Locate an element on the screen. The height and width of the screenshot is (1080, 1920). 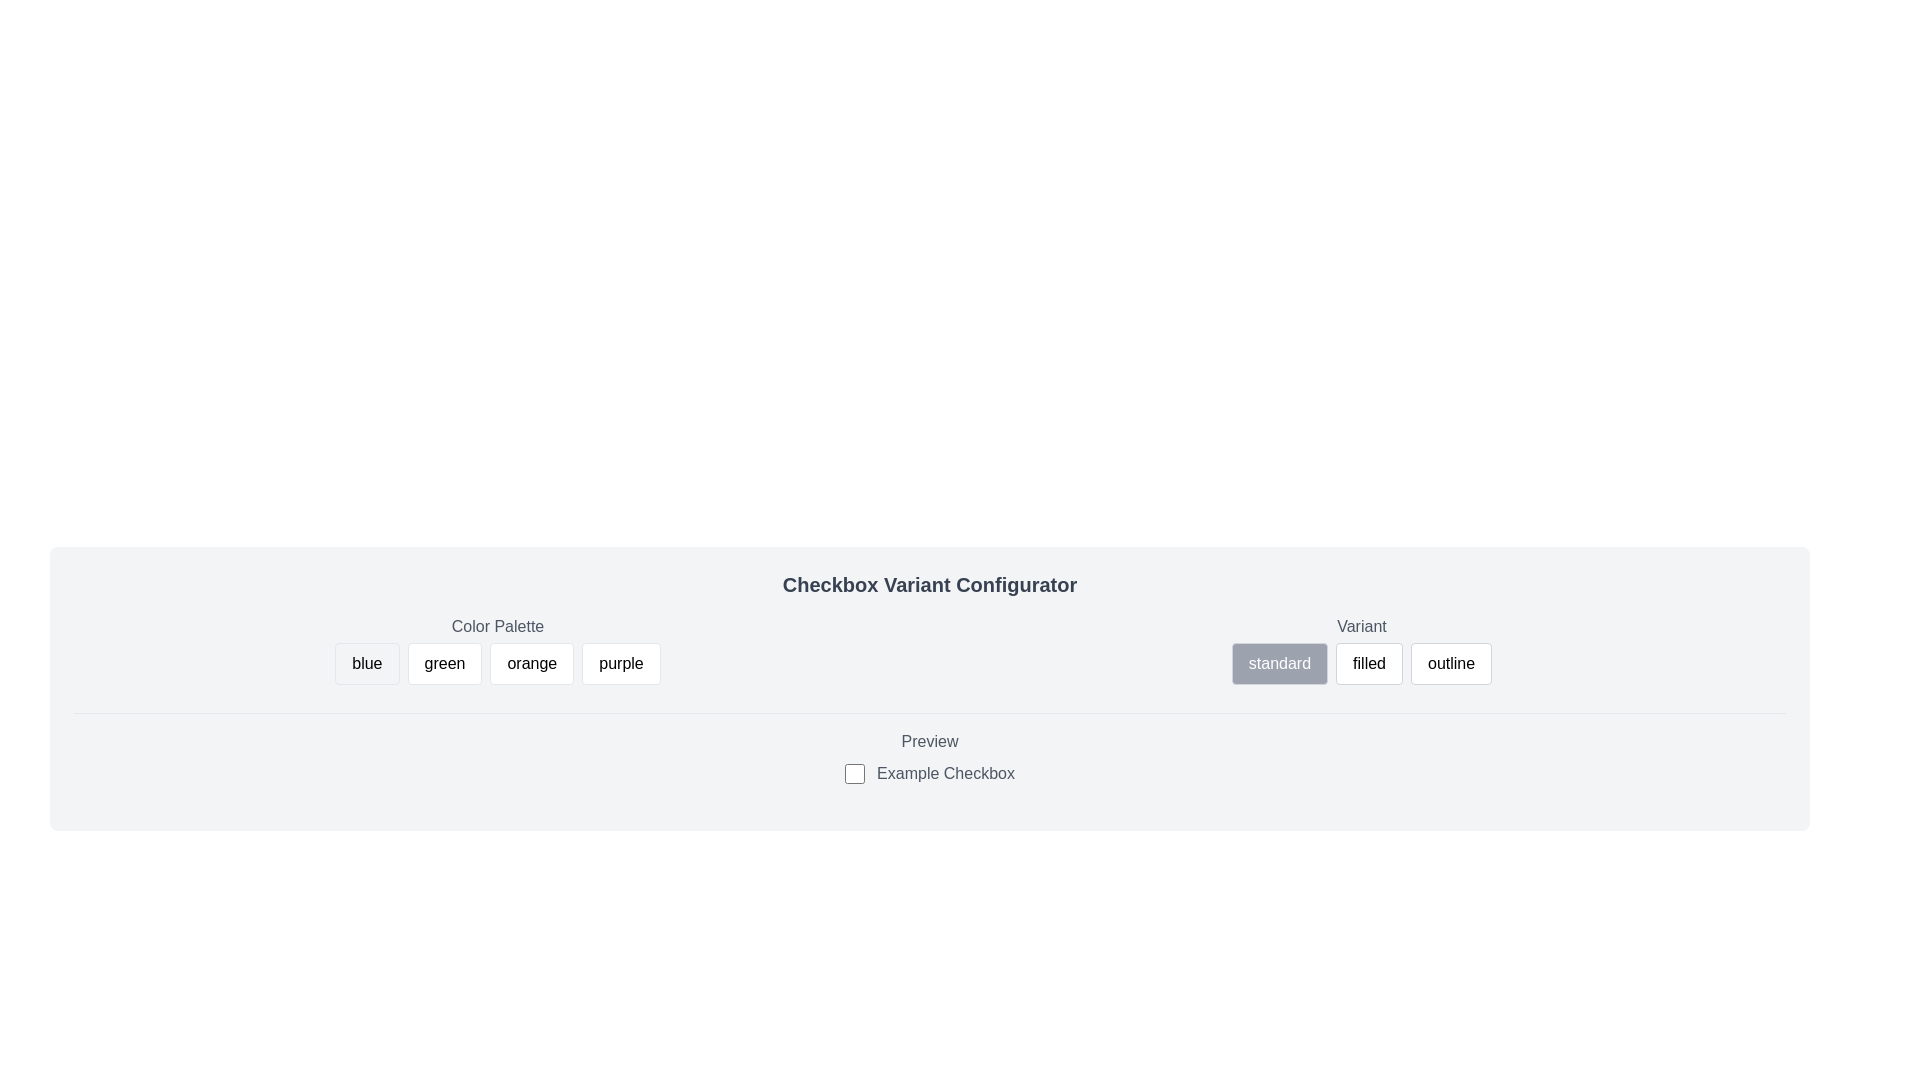
the static text label that introduces the 'Example Checkbox', located slightly above it and horizontally centered across the interface is located at coordinates (929, 741).